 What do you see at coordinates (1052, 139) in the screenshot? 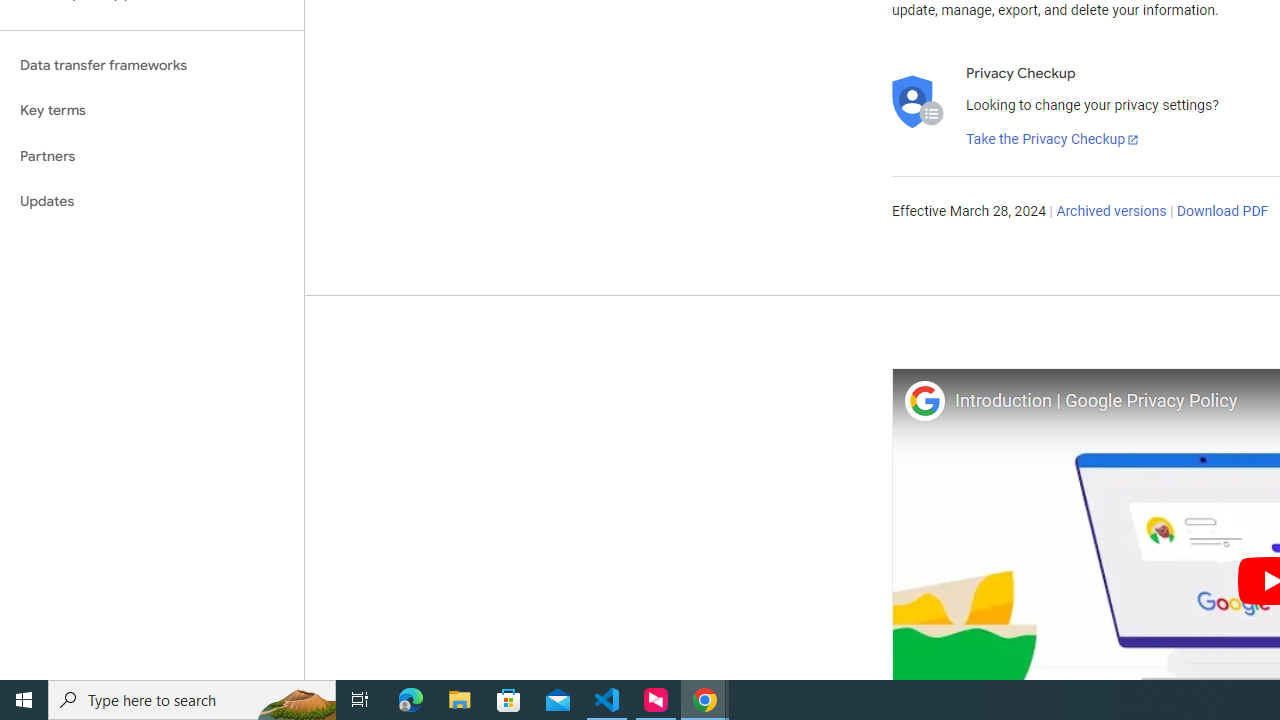
I see `'Take the Privacy Checkup'` at bounding box center [1052, 139].